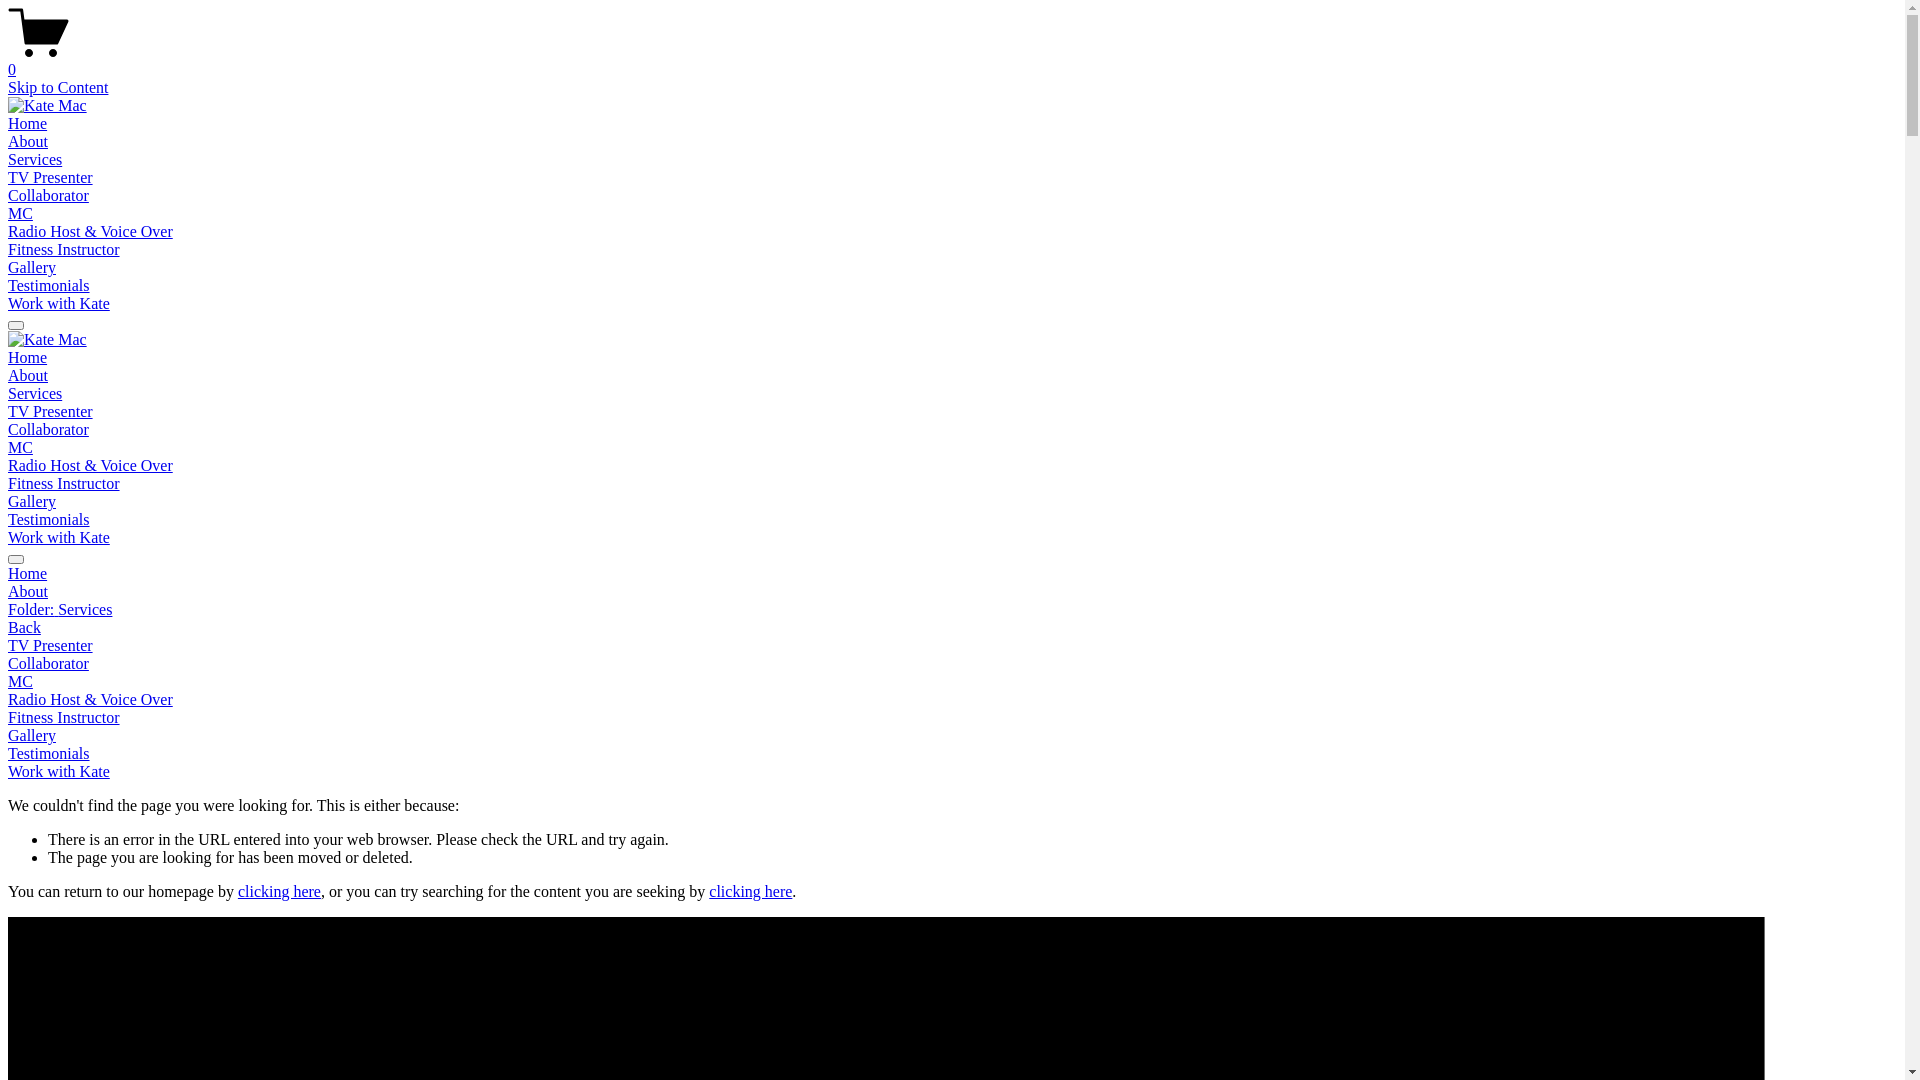 The height and width of the screenshot is (1080, 1920). Describe the element at coordinates (48, 195) in the screenshot. I see `'Collaborator'` at that location.